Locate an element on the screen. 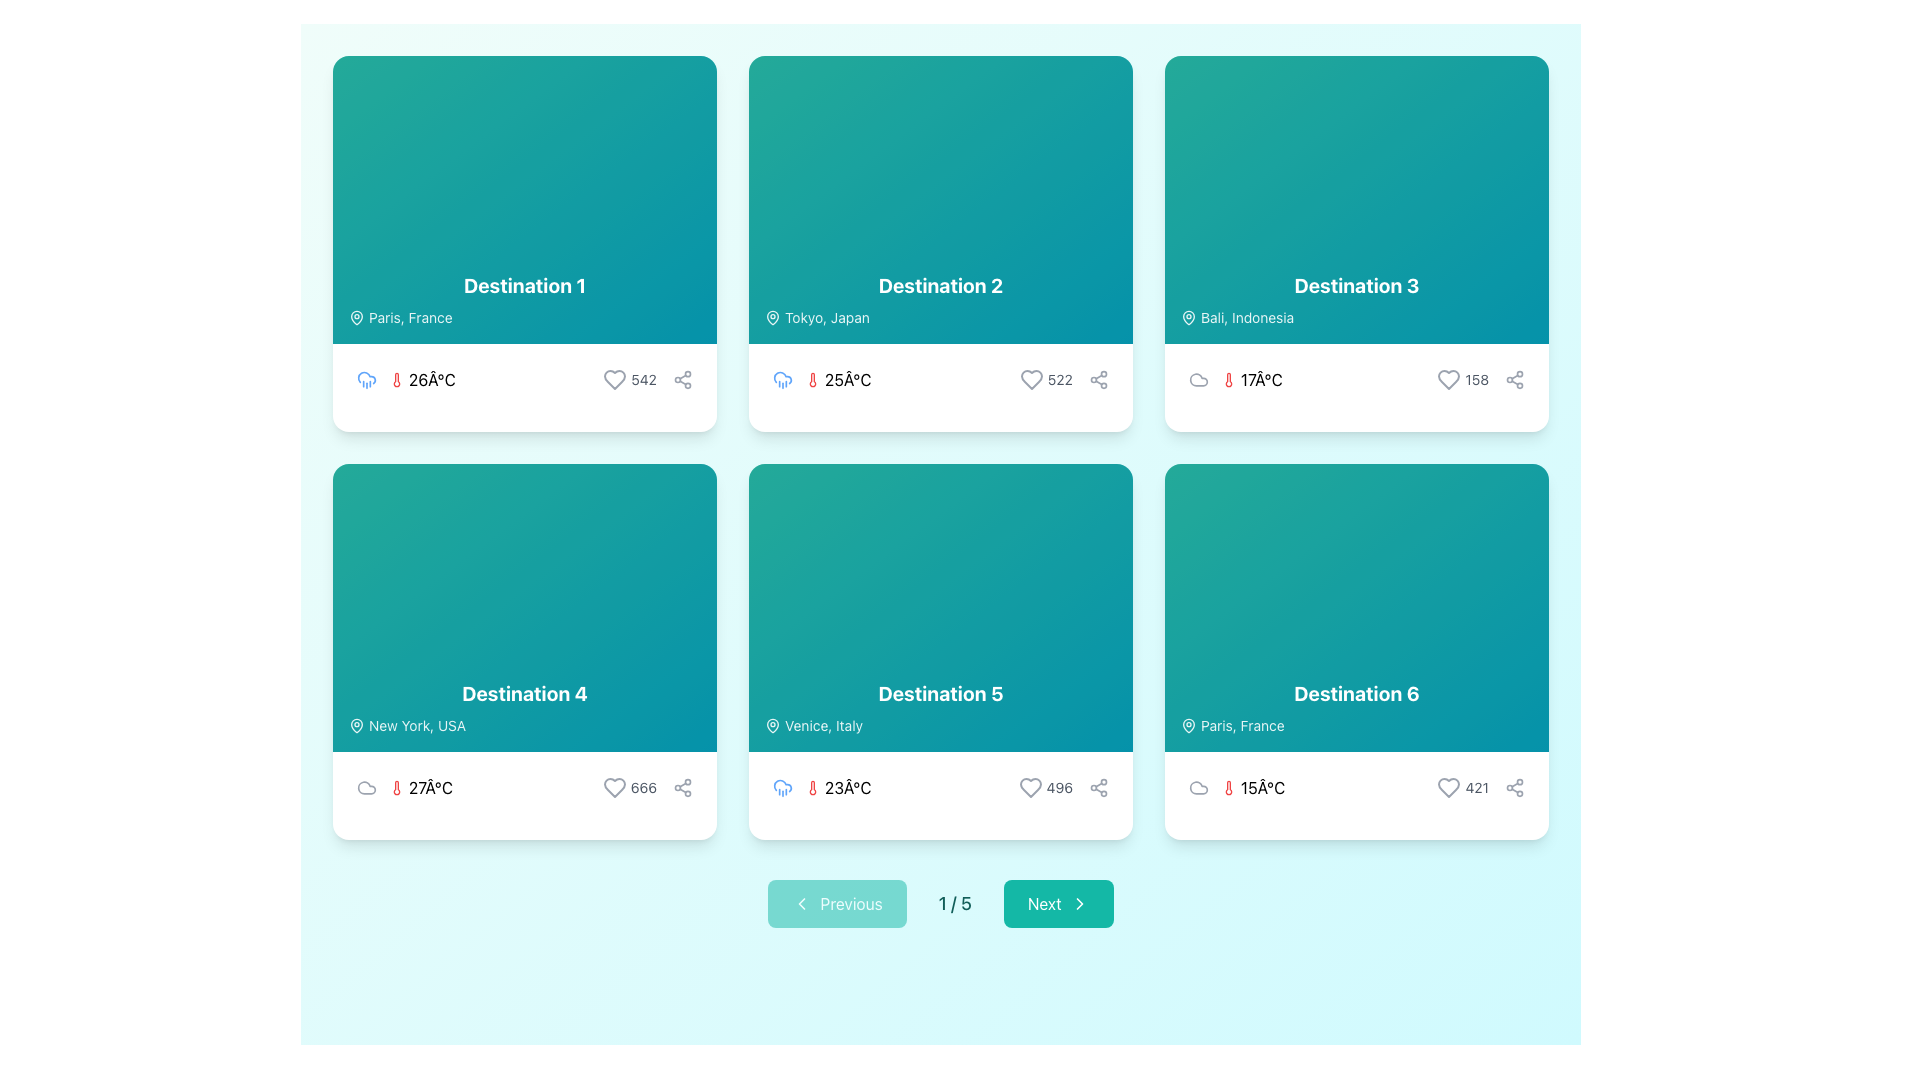 This screenshot has height=1080, width=1920. the temperature reading label displaying '26Â°C' with the thermometer icon in red, located in the bottom-left section of the 'Destination 1' card about Paris, France is located at coordinates (421, 380).